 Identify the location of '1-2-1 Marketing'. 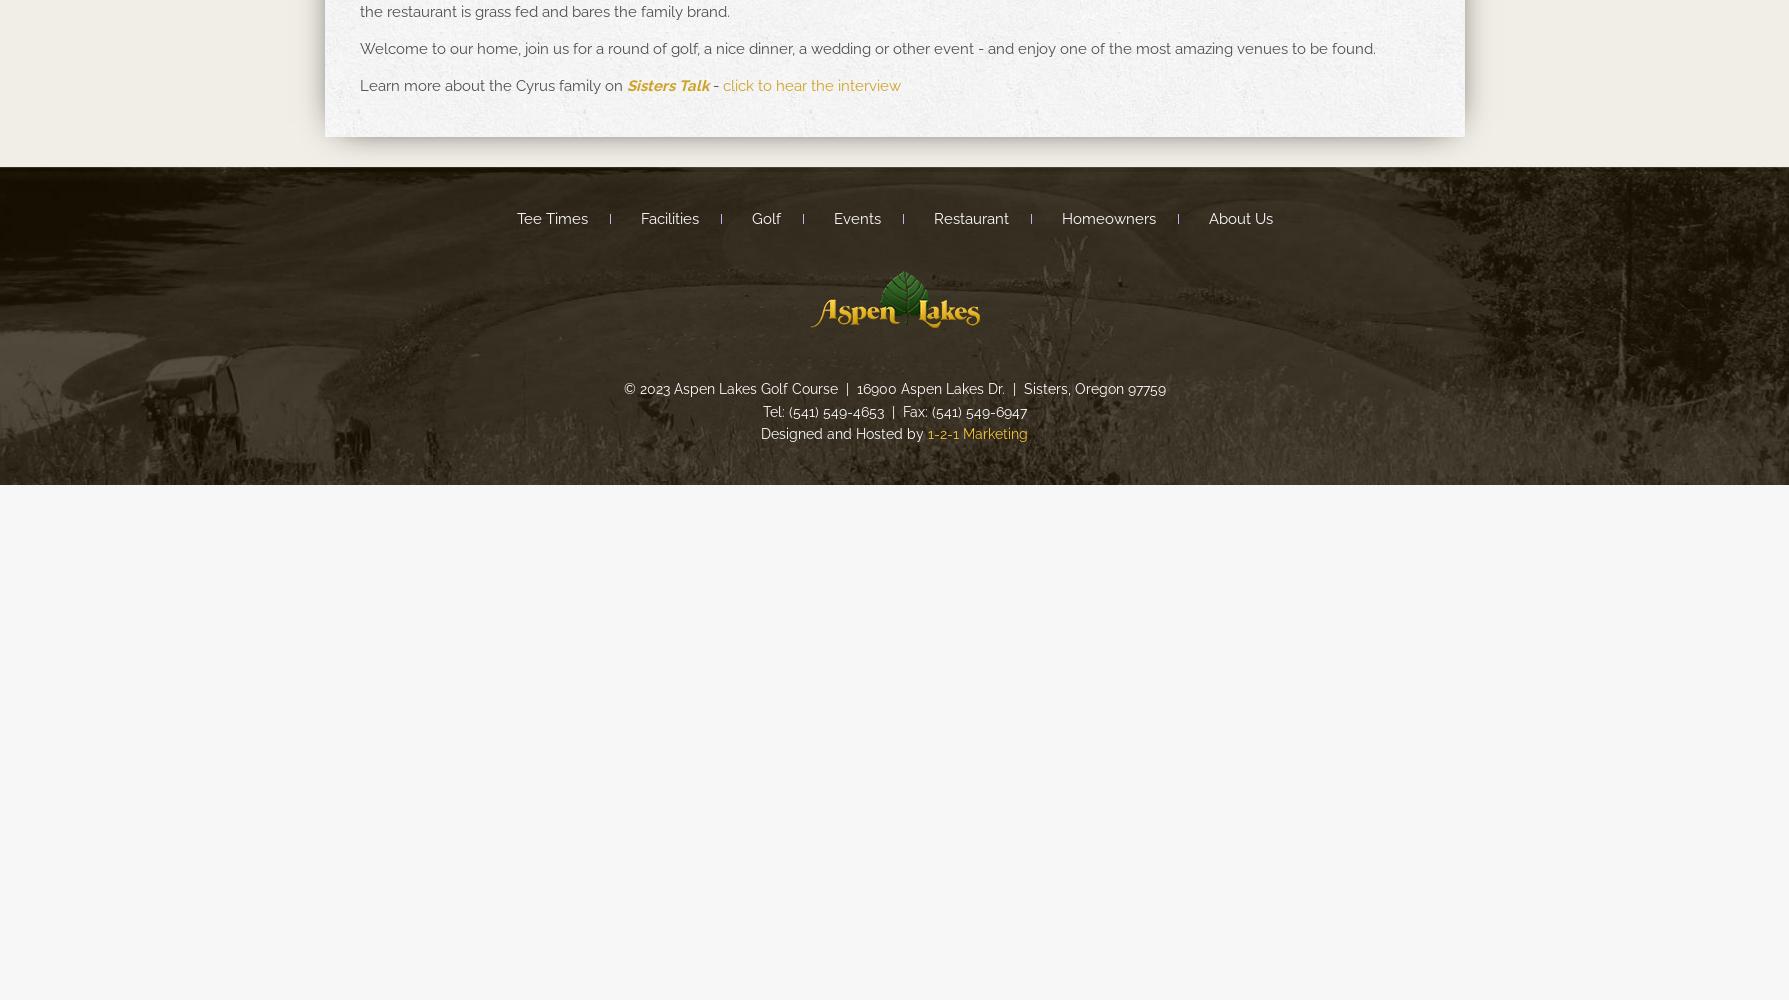
(926, 434).